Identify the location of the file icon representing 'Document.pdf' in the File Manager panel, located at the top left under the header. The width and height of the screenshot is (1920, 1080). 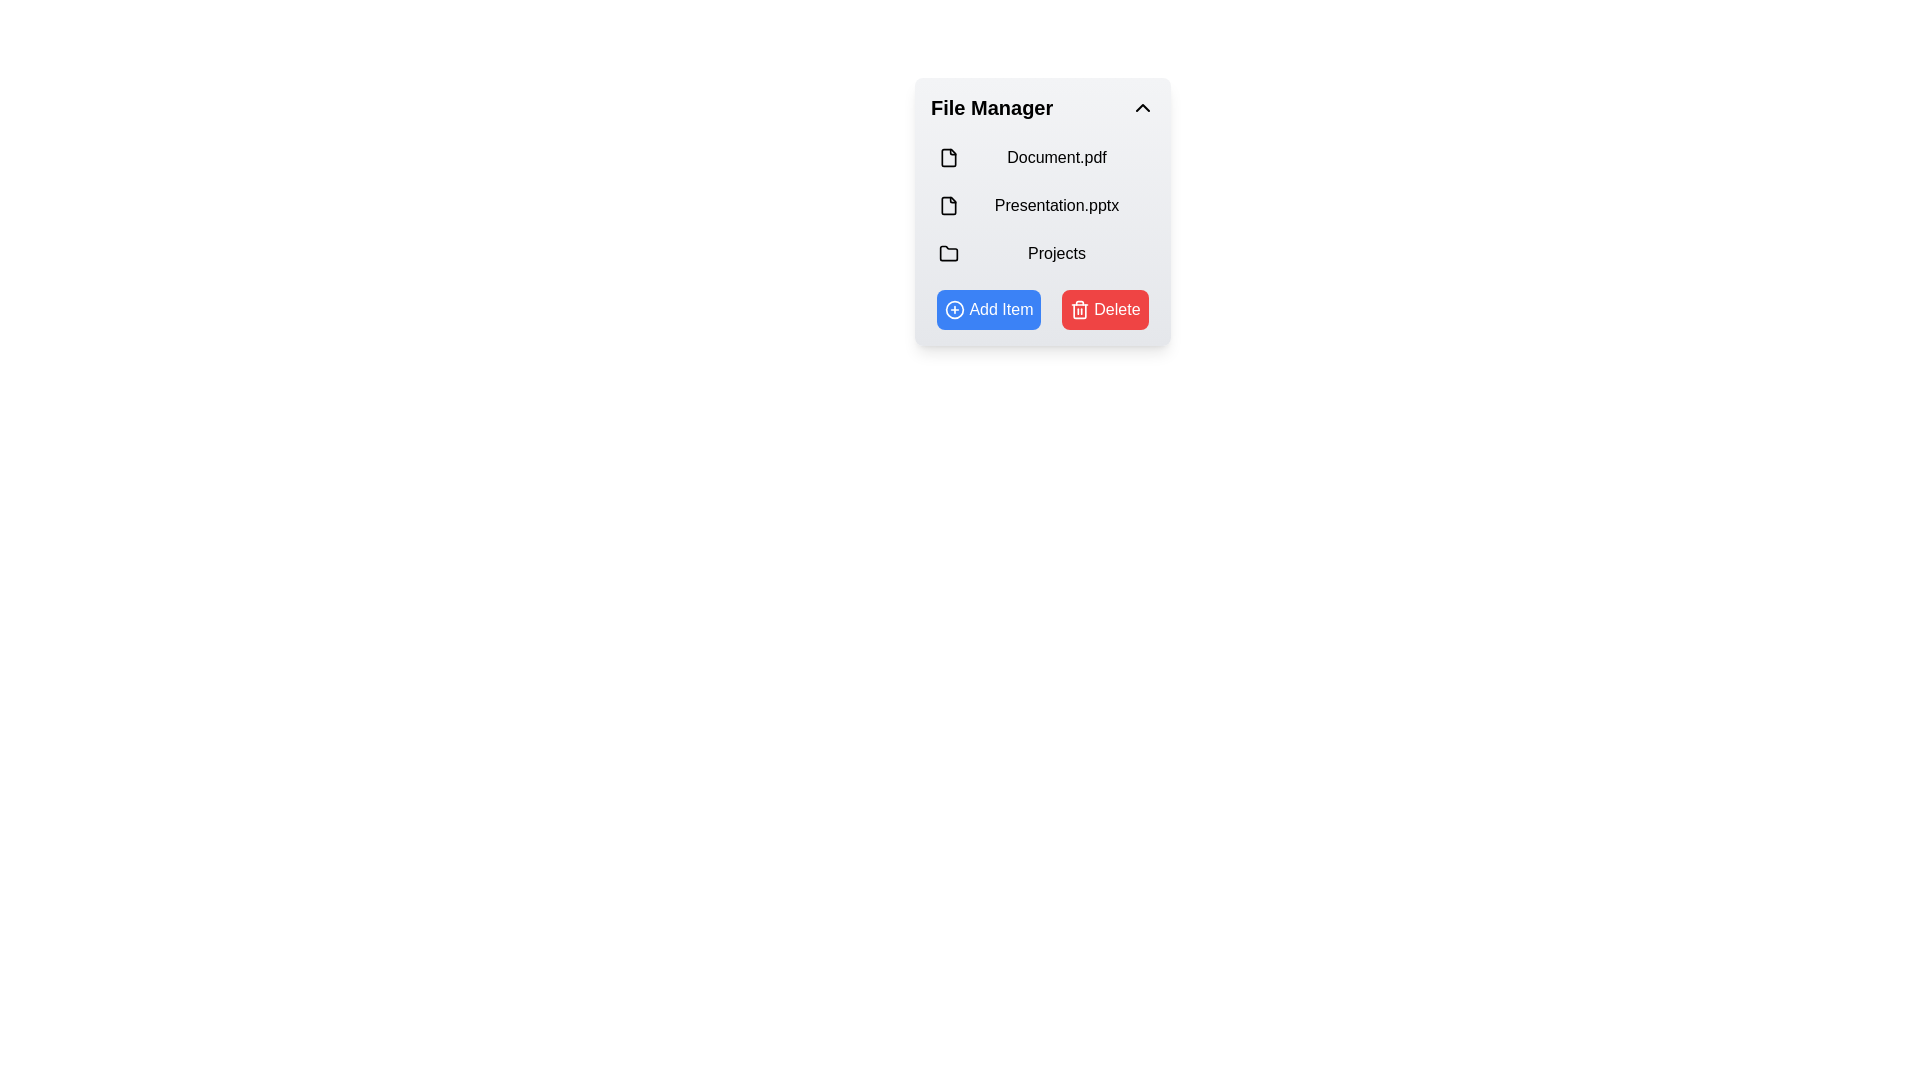
(948, 157).